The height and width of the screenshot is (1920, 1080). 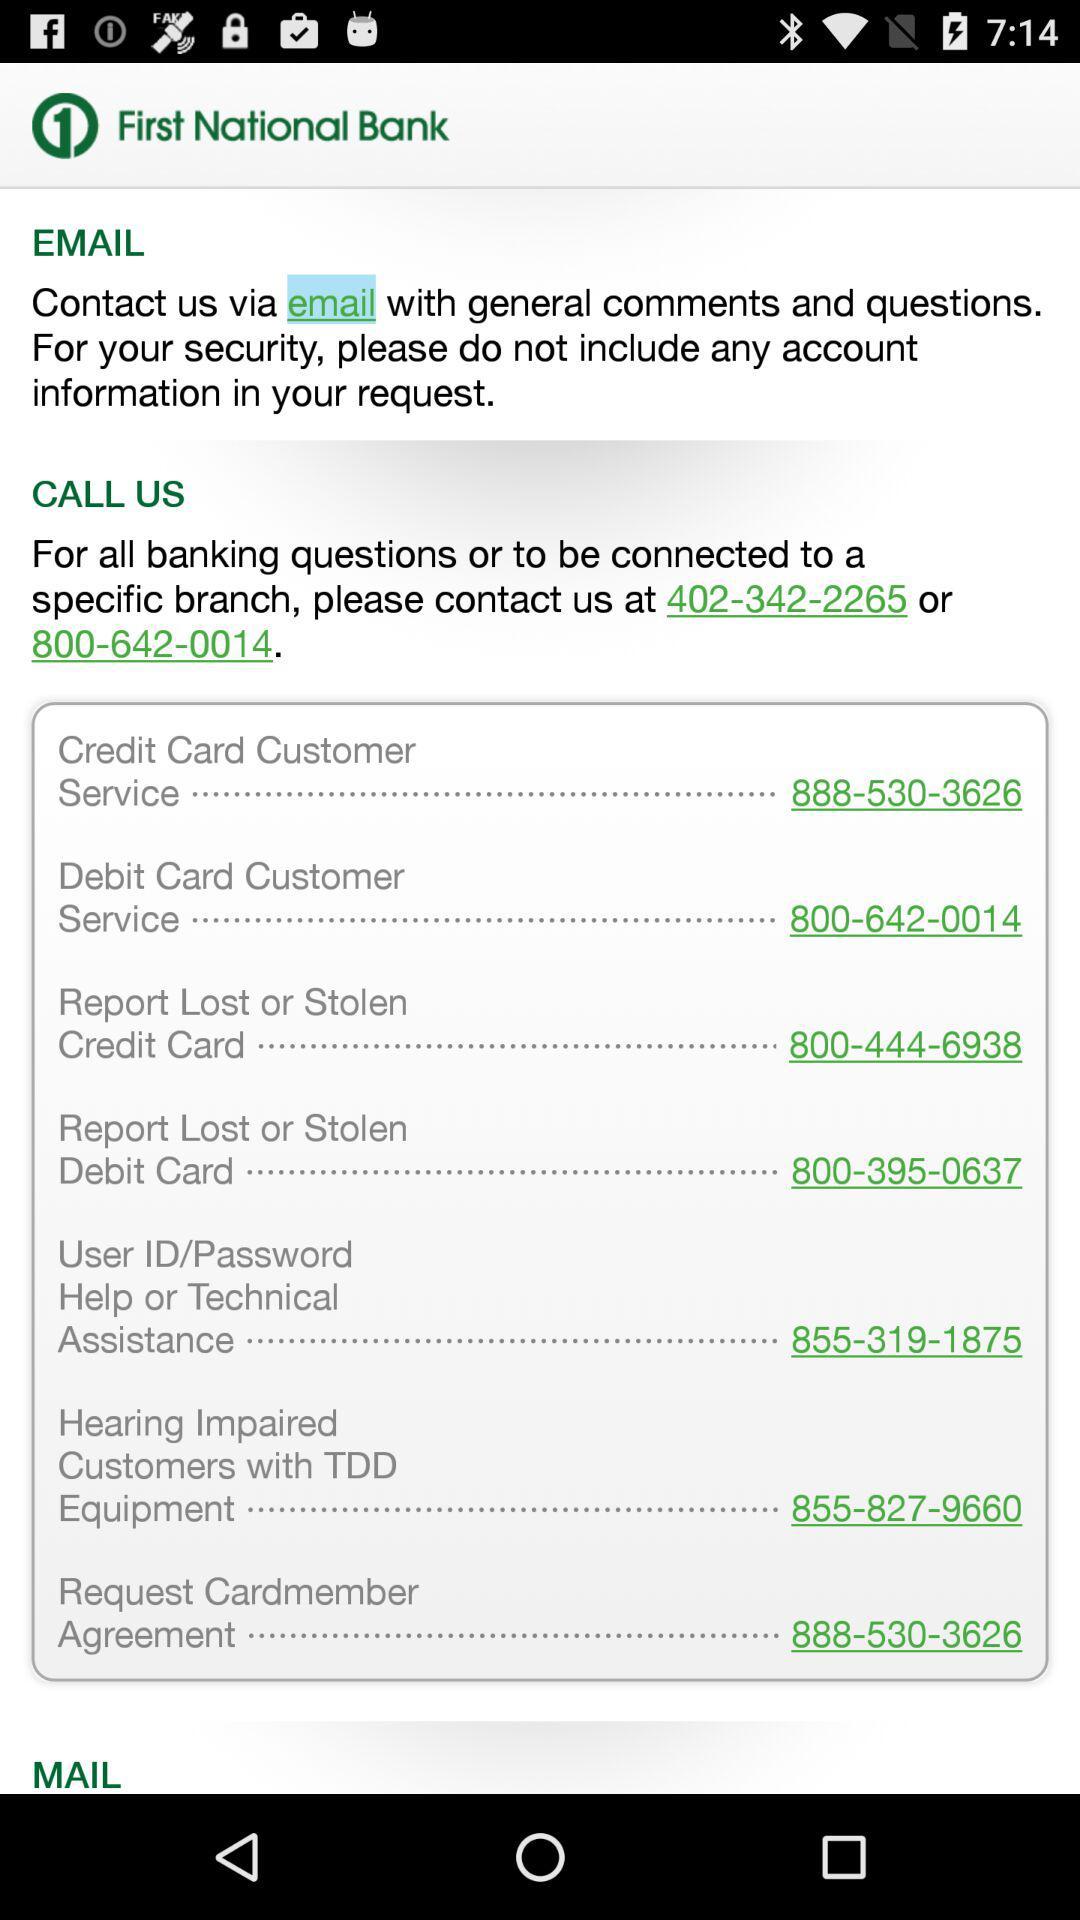 I want to click on the 800-444-6938 item, so click(x=898, y=1025).